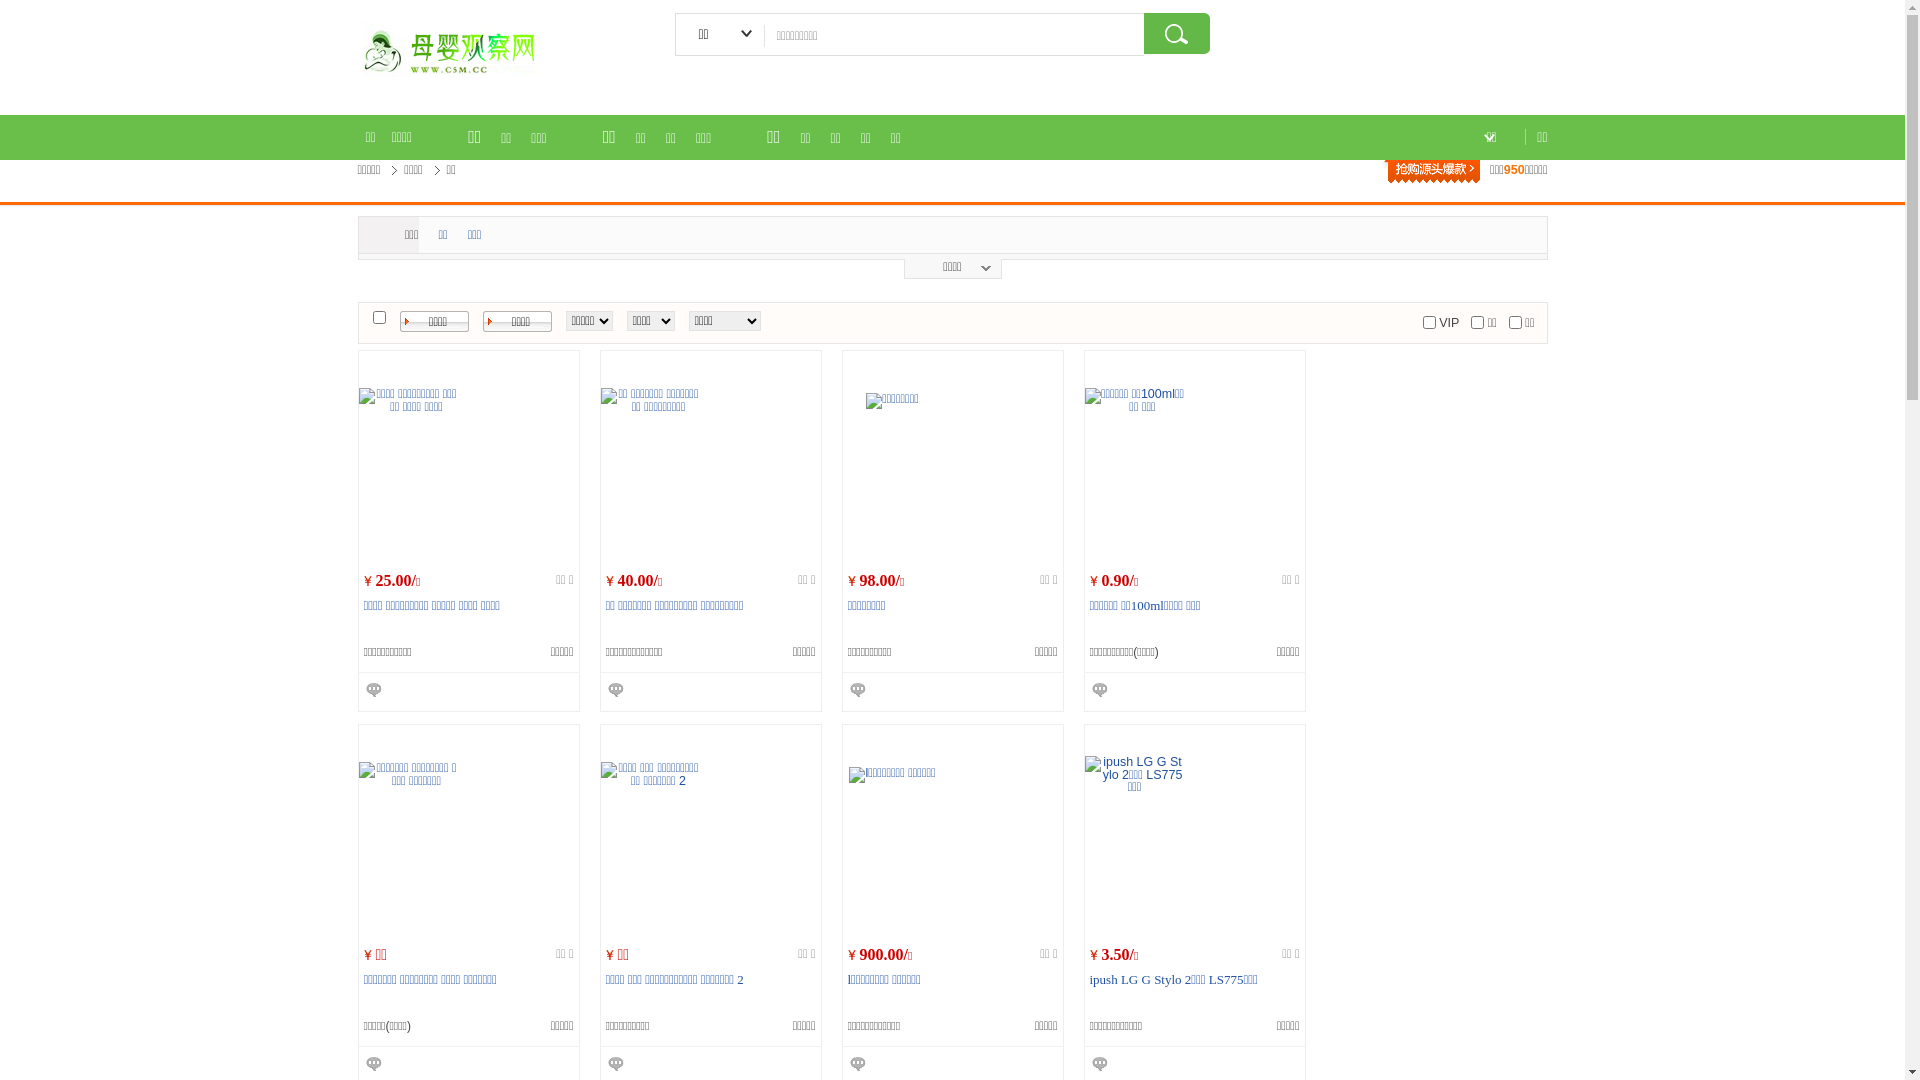  Describe the element at coordinates (1428, 321) in the screenshot. I see `'on'` at that location.